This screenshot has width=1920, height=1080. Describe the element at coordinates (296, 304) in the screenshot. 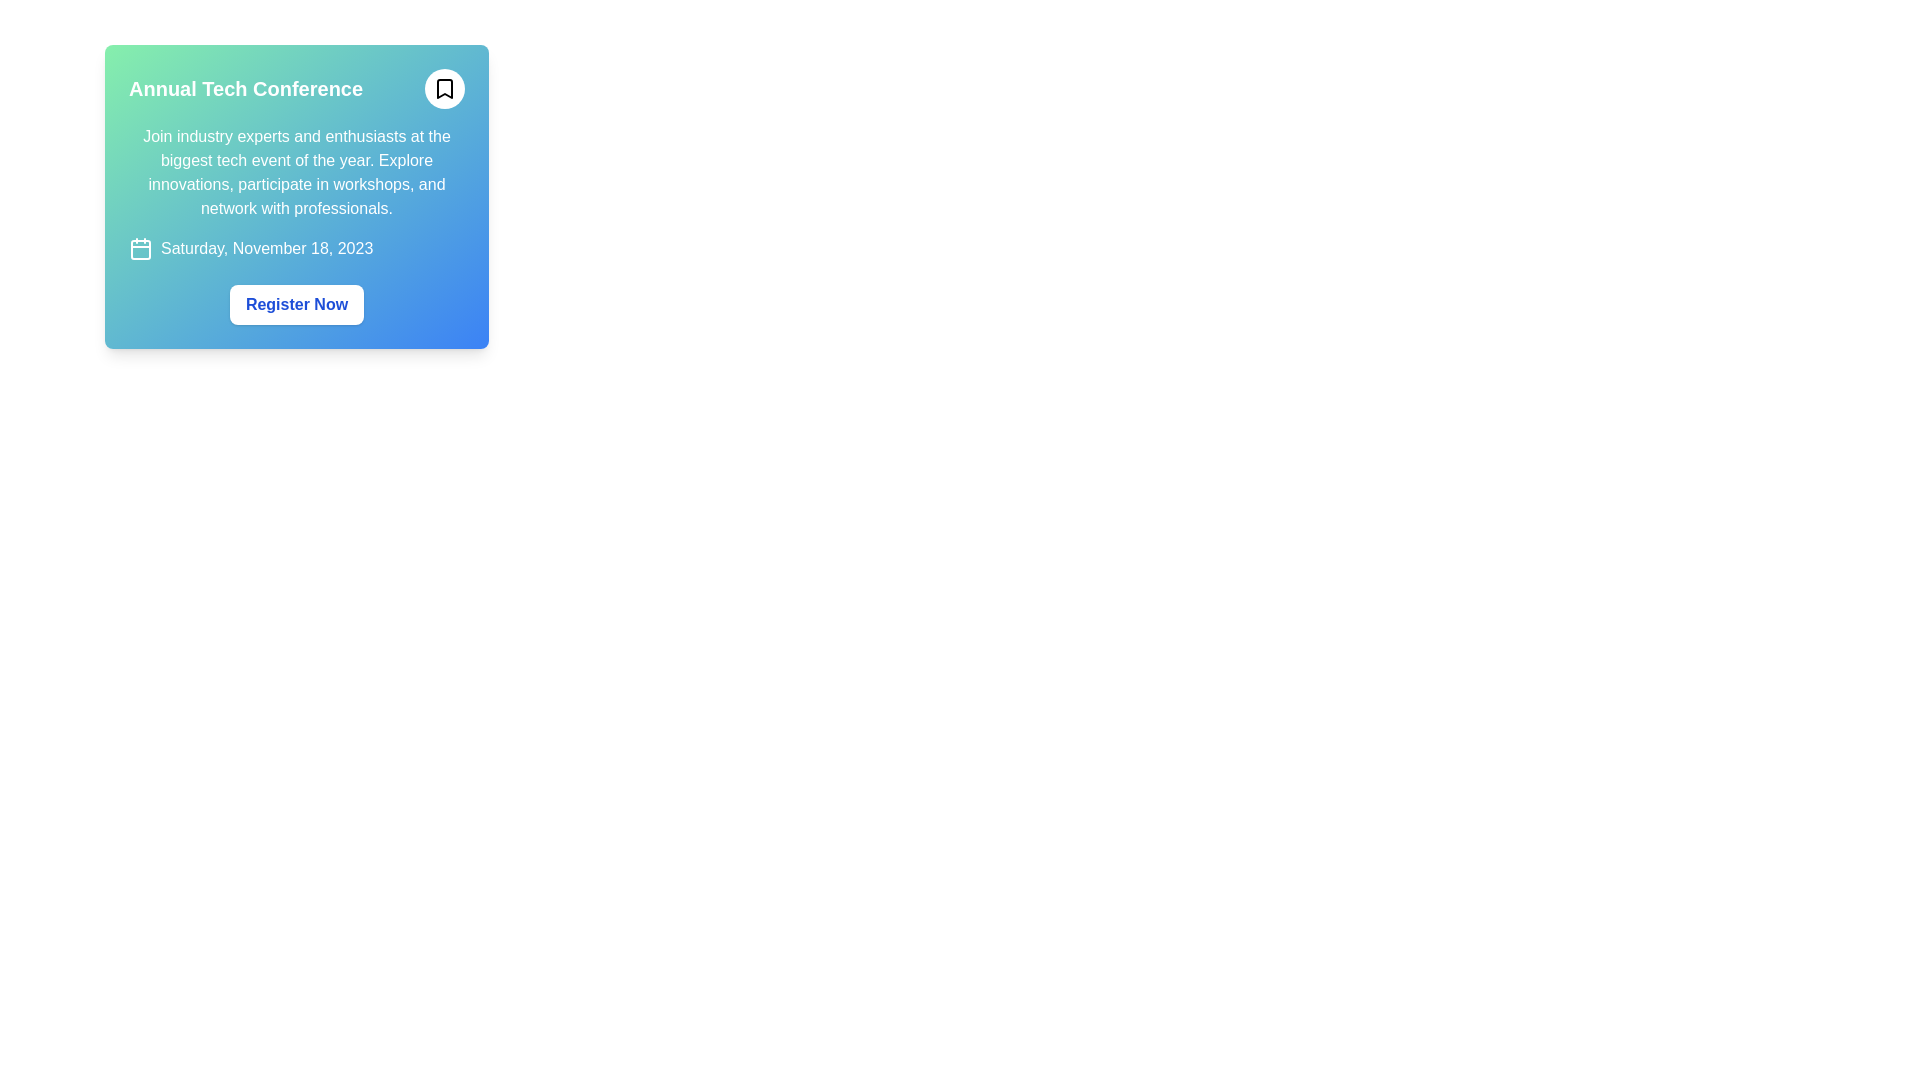

I see `the button for the 'Annual Tech Conference'` at that location.